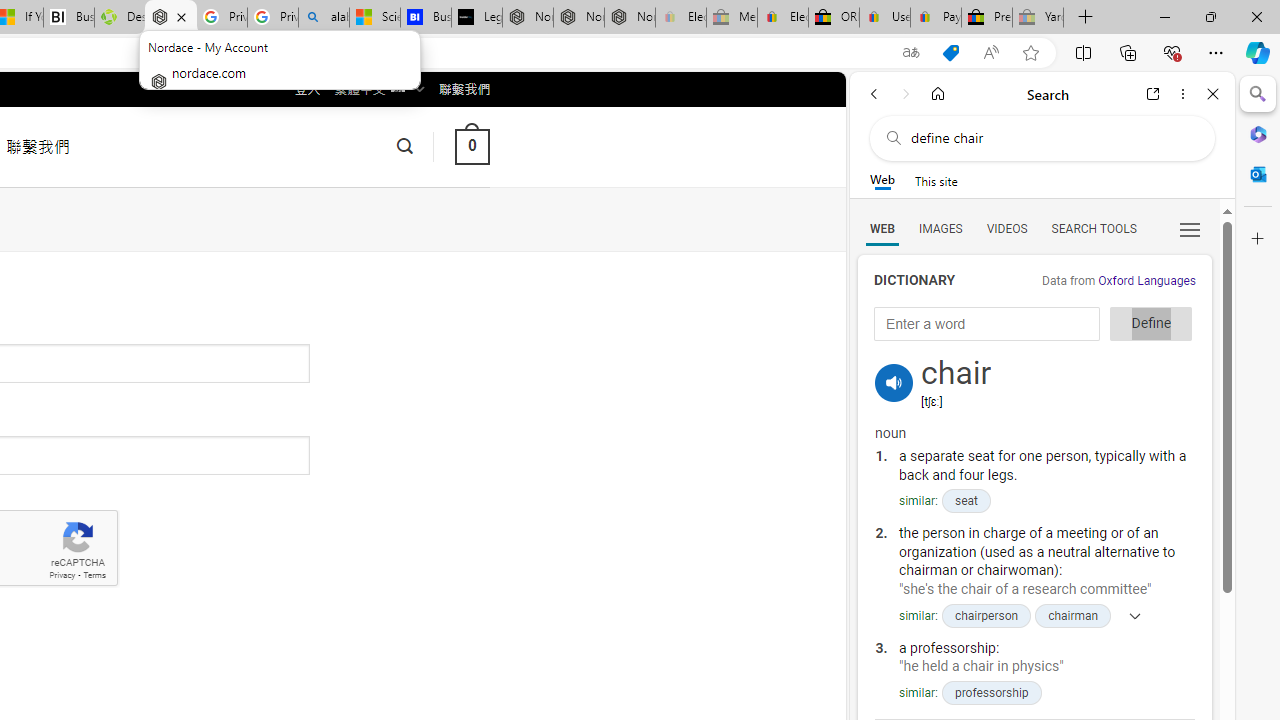 The width and height of the screenshot is (1280, 720). What do you see at coordinates (987, 323) in the screenshot?
I see `'Enter a word'` at bounding box center [987, 323].